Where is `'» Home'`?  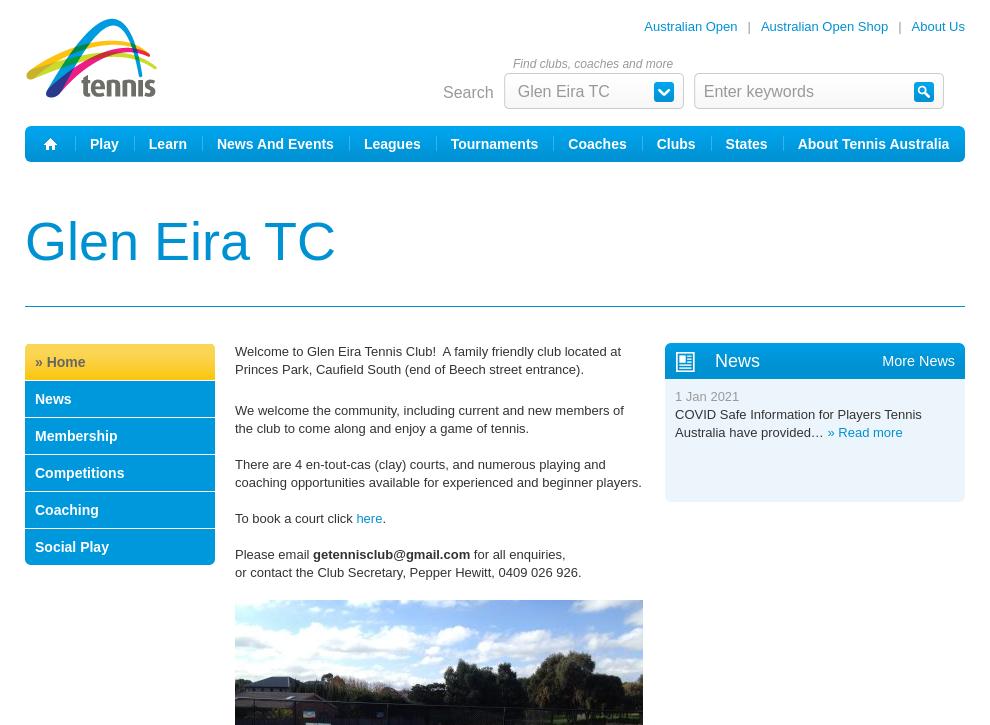
'» Home' is located at coordinates (34, 361).